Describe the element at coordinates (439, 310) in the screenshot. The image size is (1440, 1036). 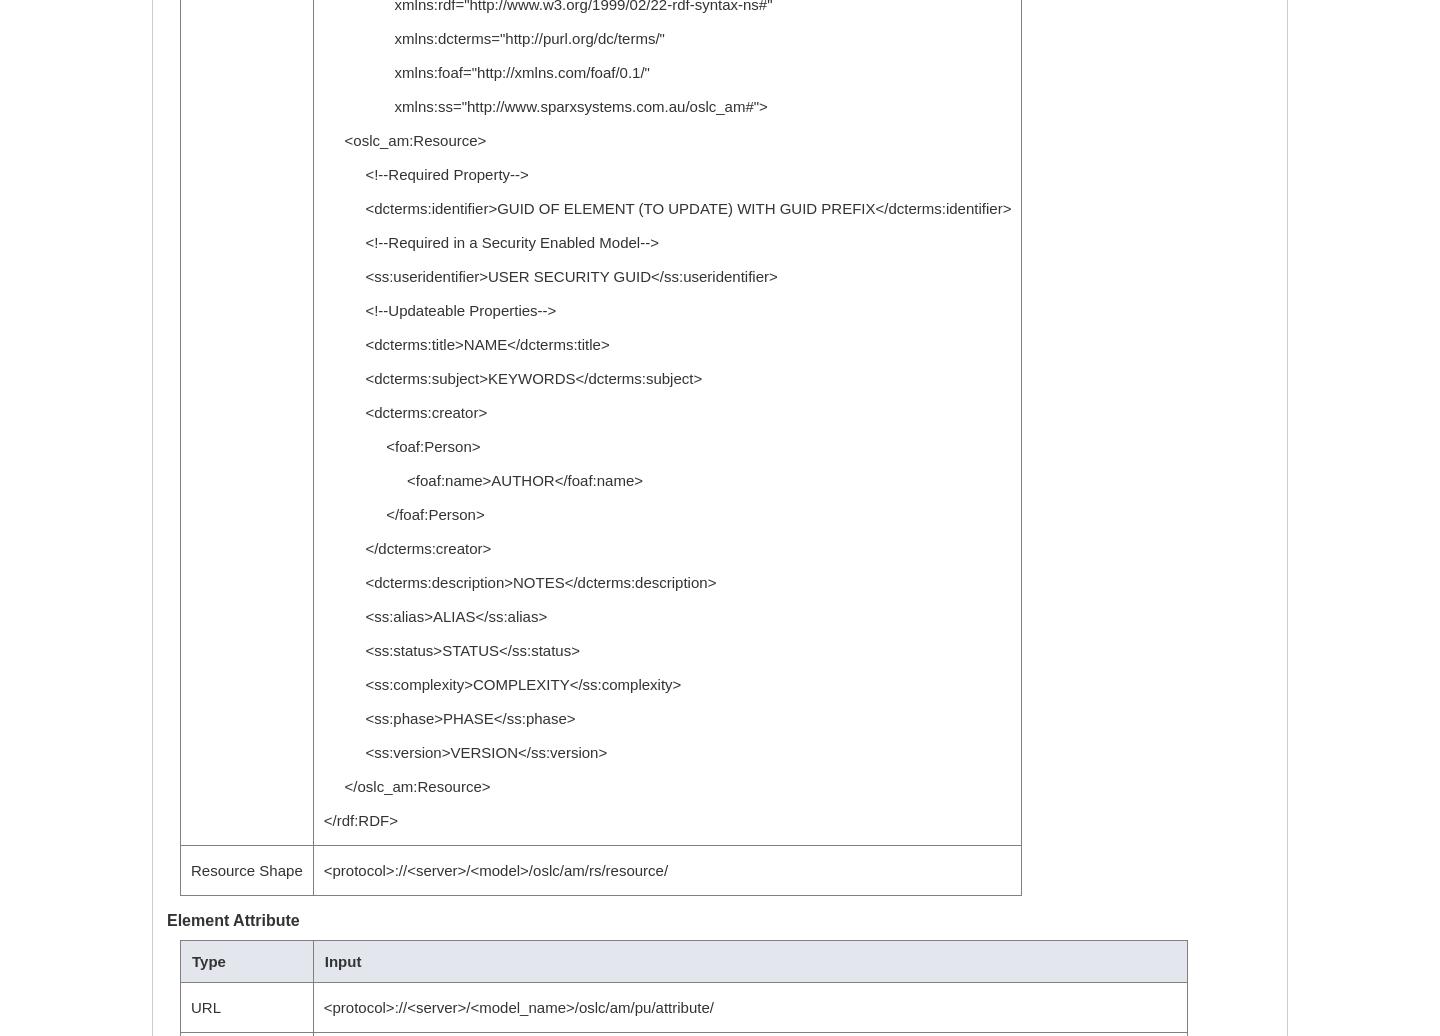
I see `'<!--Updateable Properties-->'` at that location.